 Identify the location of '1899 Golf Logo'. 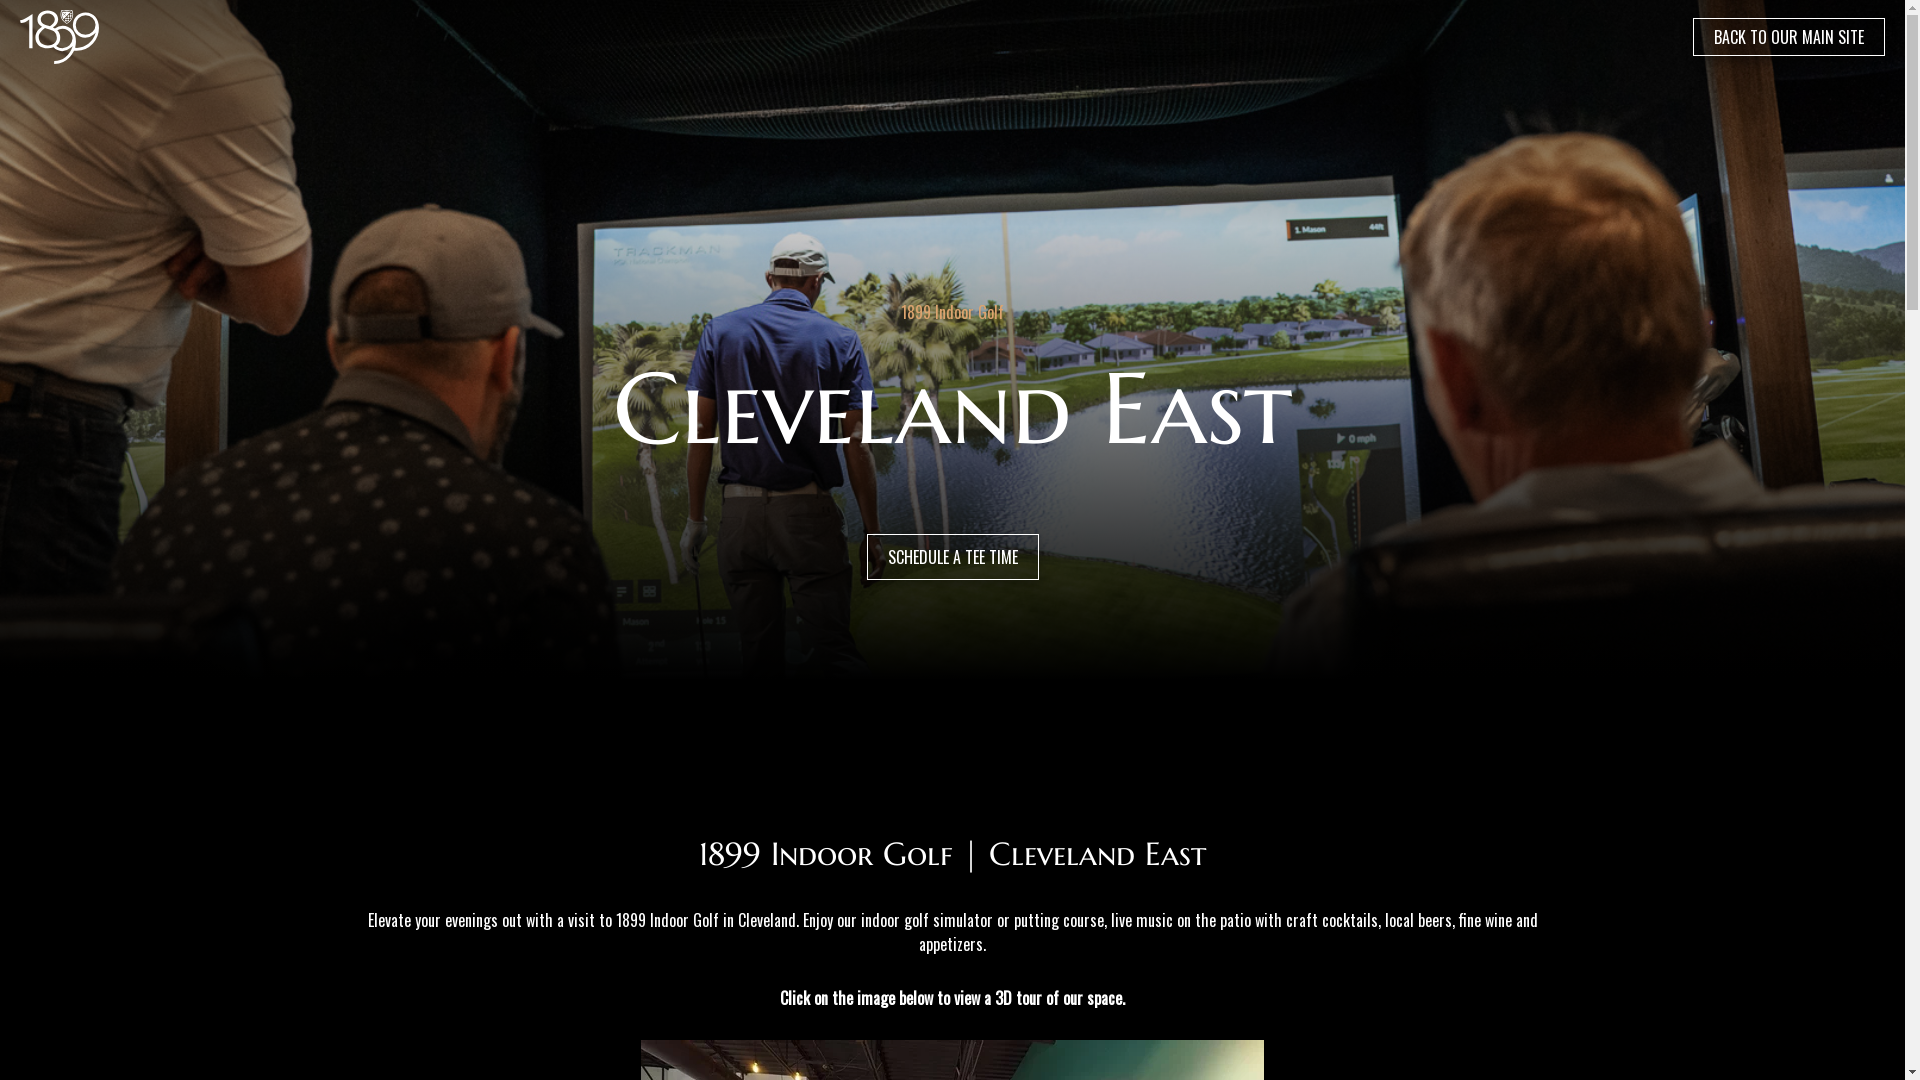
(59, 37).